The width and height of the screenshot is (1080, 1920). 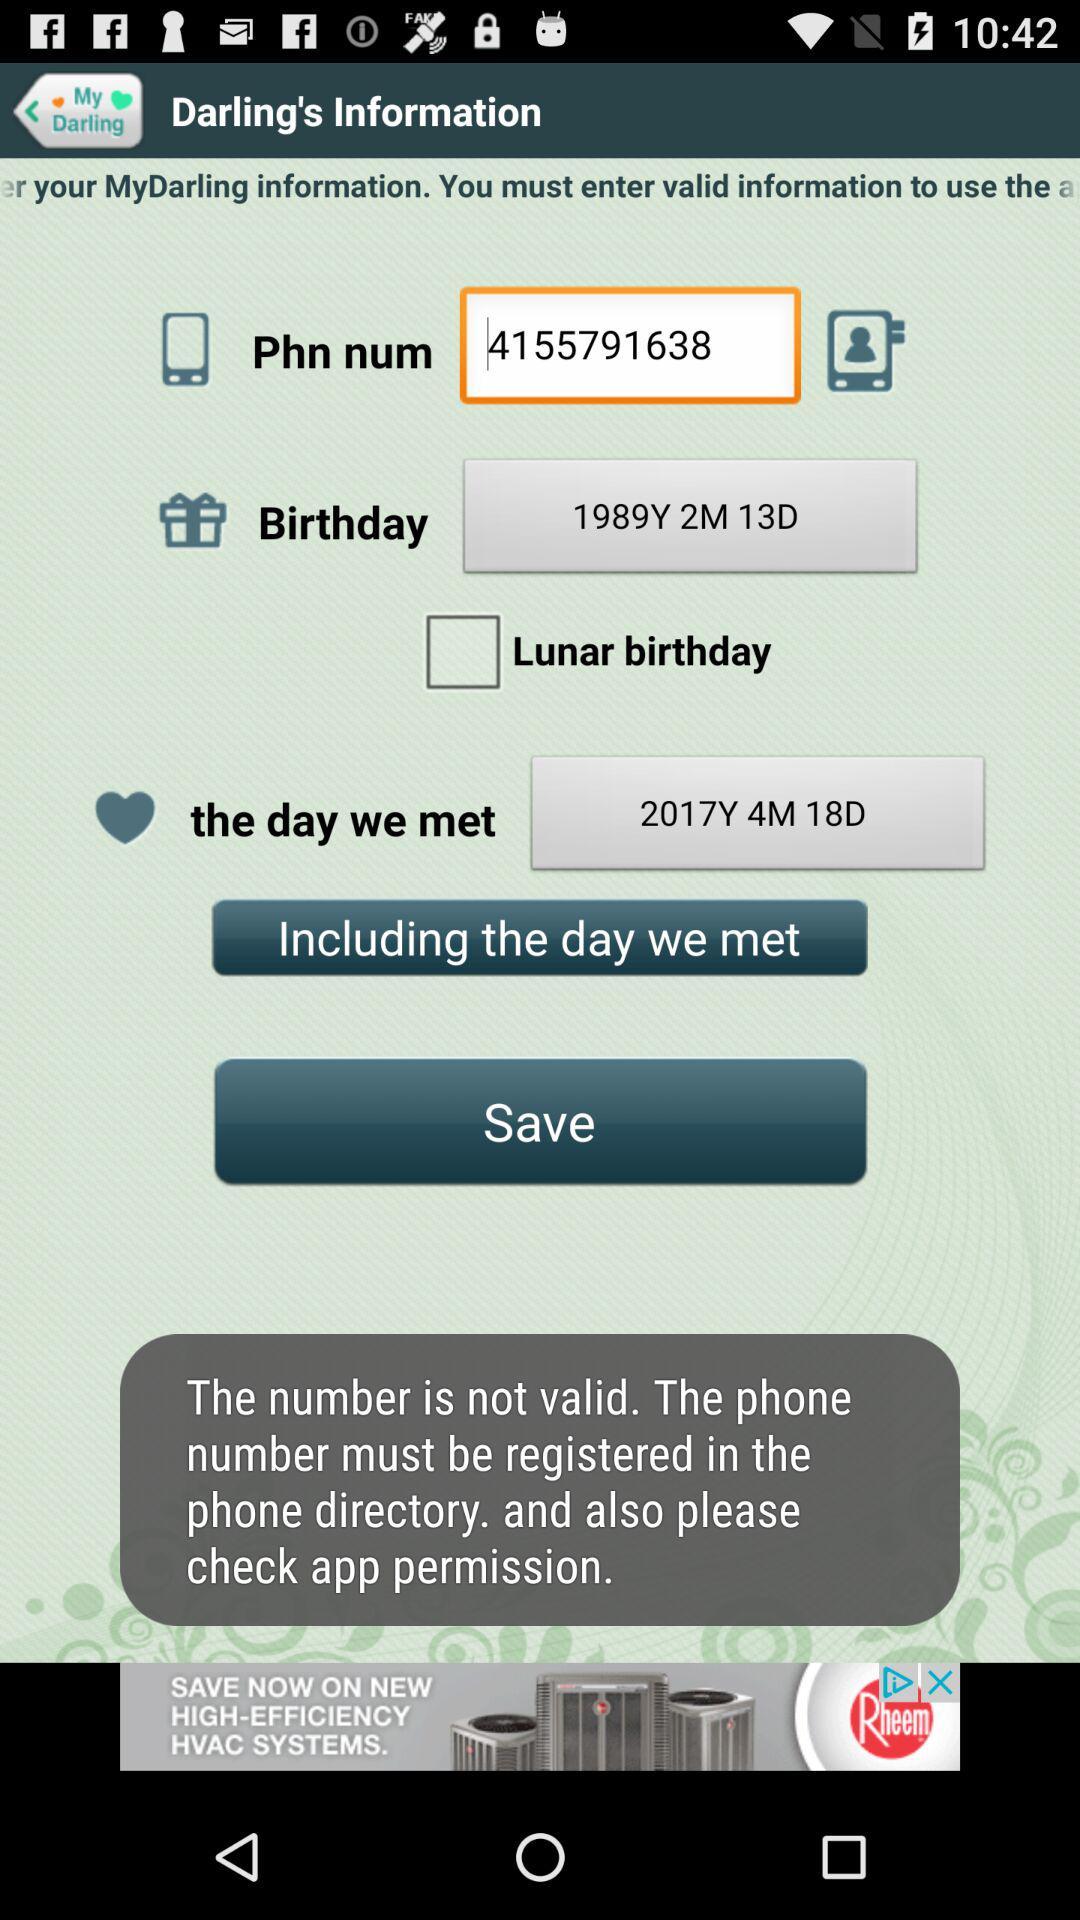 What do you see at coordinates (865, 350) in the screenshot?
I see `call this number` at bounding box center [865, 350].